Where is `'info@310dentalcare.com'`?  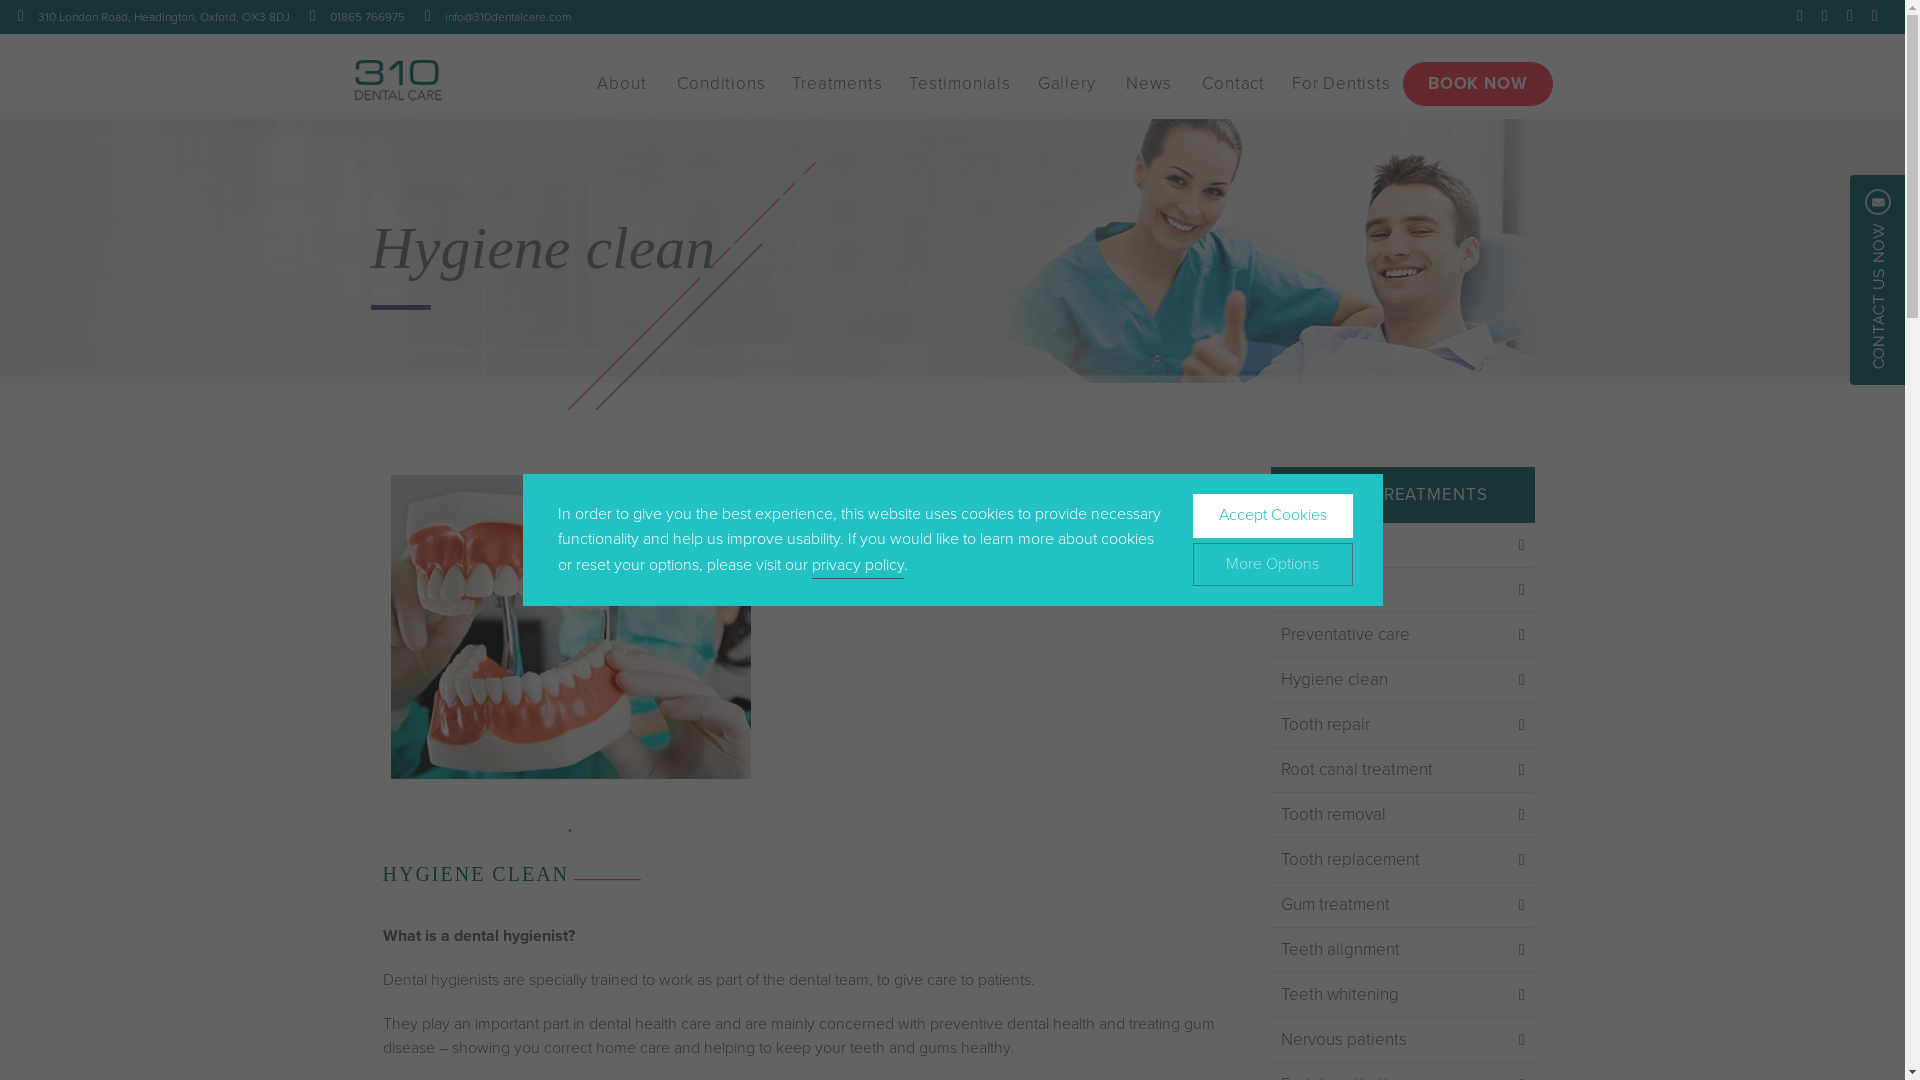
'info@310dentalcare.com' is located at coordinates (508, 16).